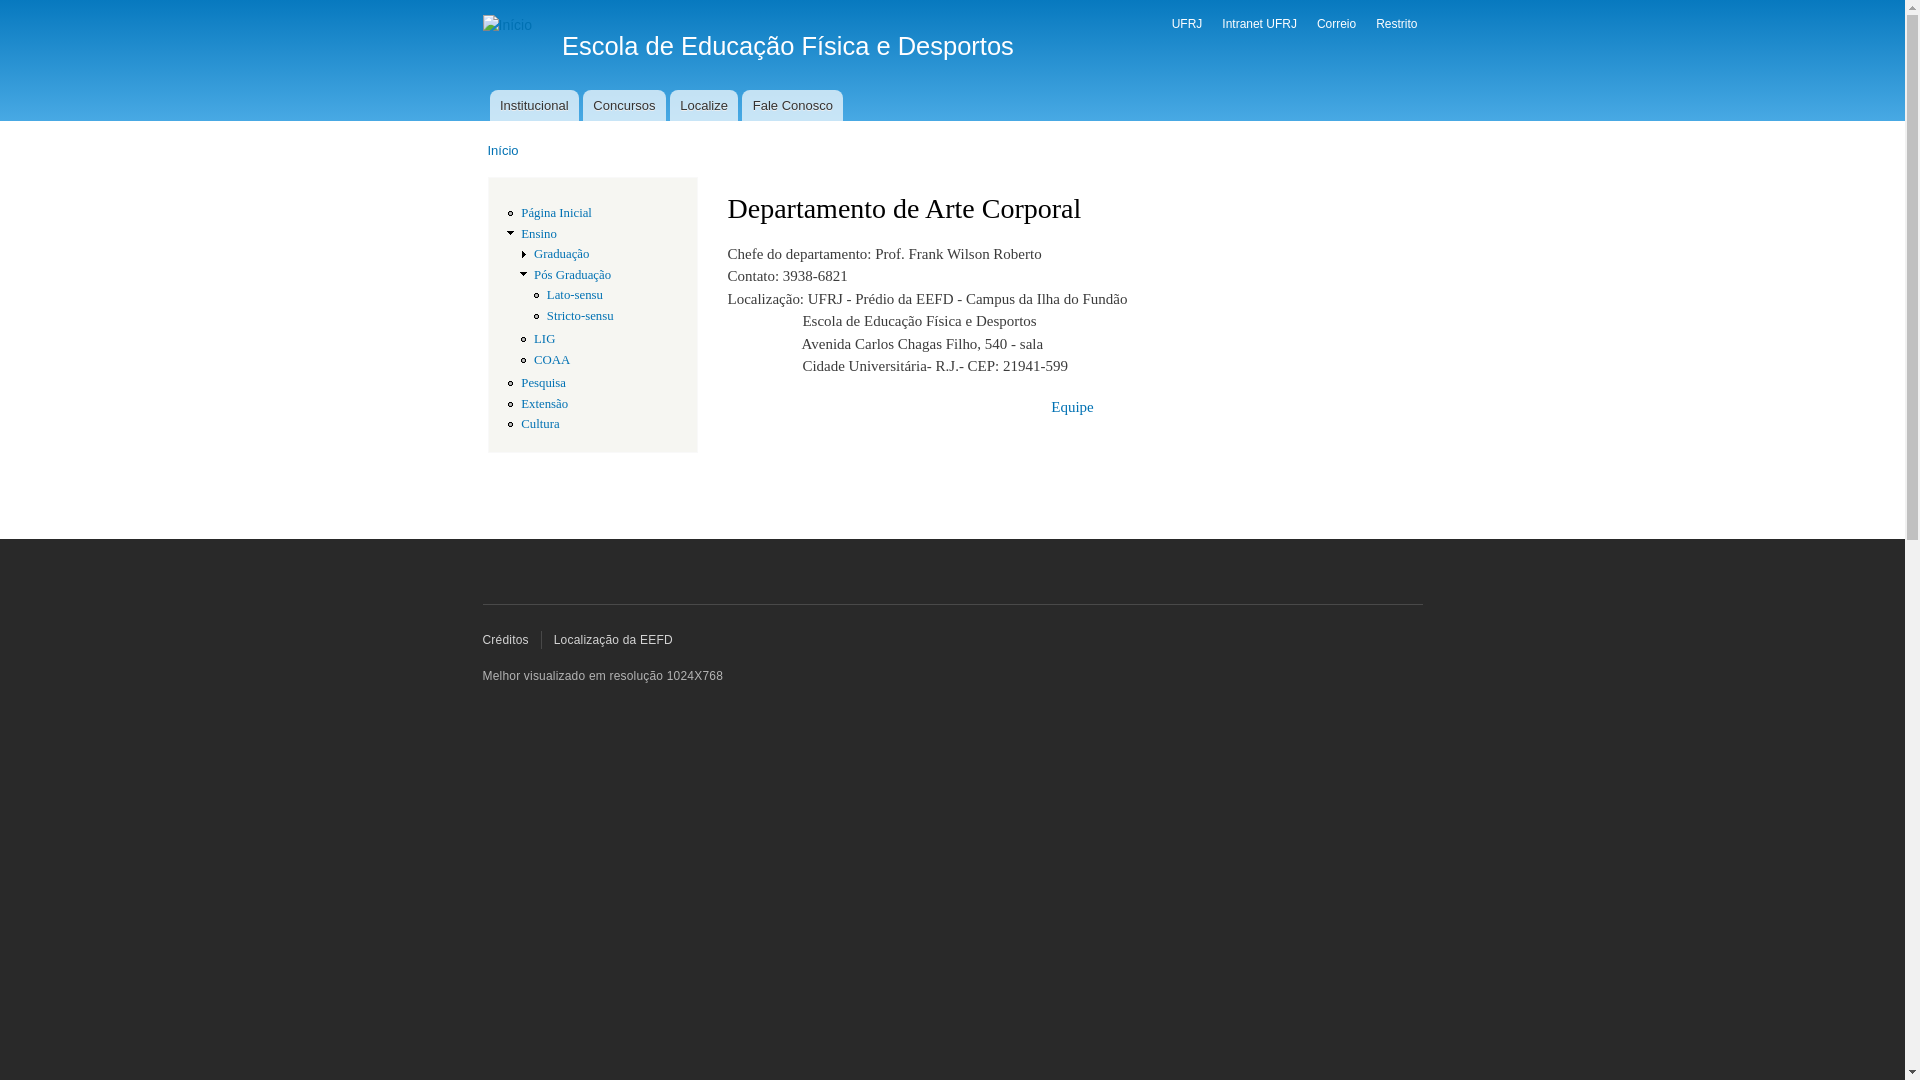 This screenshot has width=1920, height=1080. What do you see at coordinates (521, 233) in the screenshot?
I see `'Ensino'` at bounding box center [521, 233].